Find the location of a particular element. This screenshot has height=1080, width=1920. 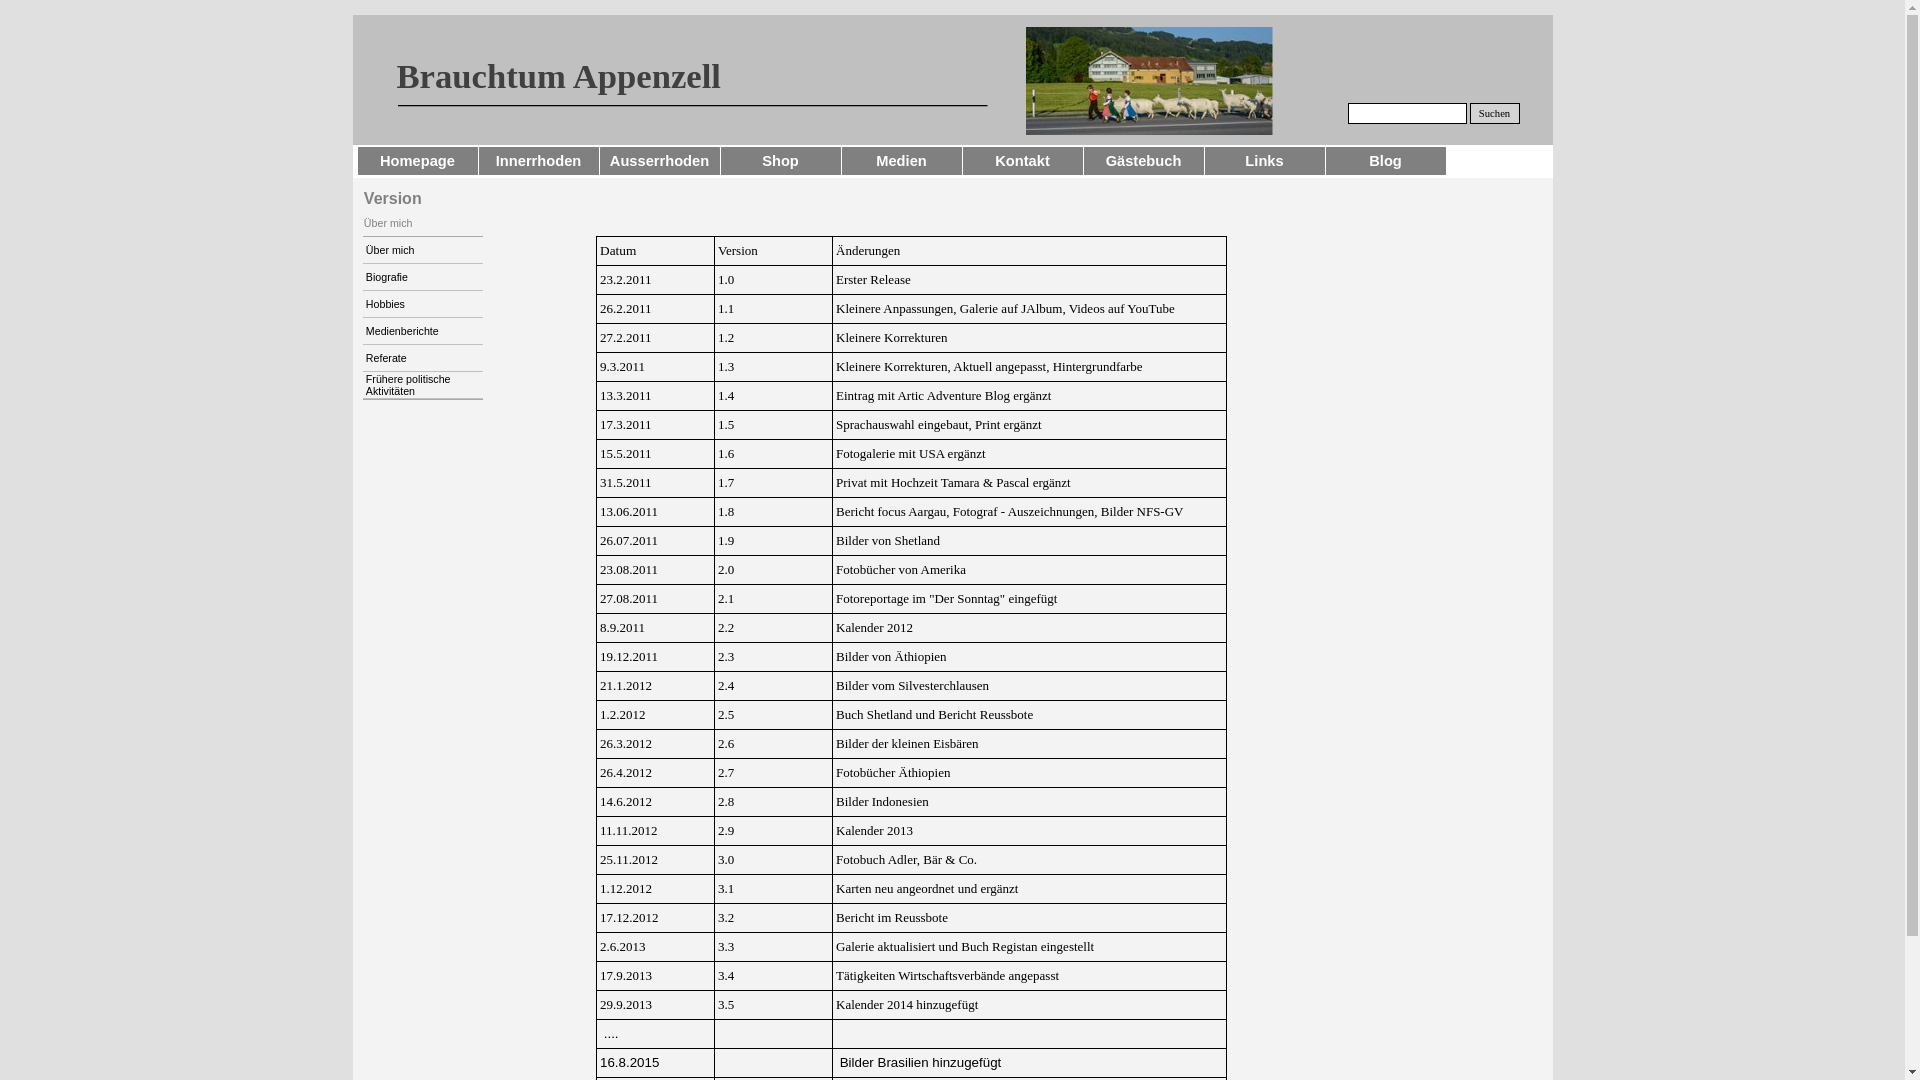

'Innerrhoden' is located at coordinates (537, 160).